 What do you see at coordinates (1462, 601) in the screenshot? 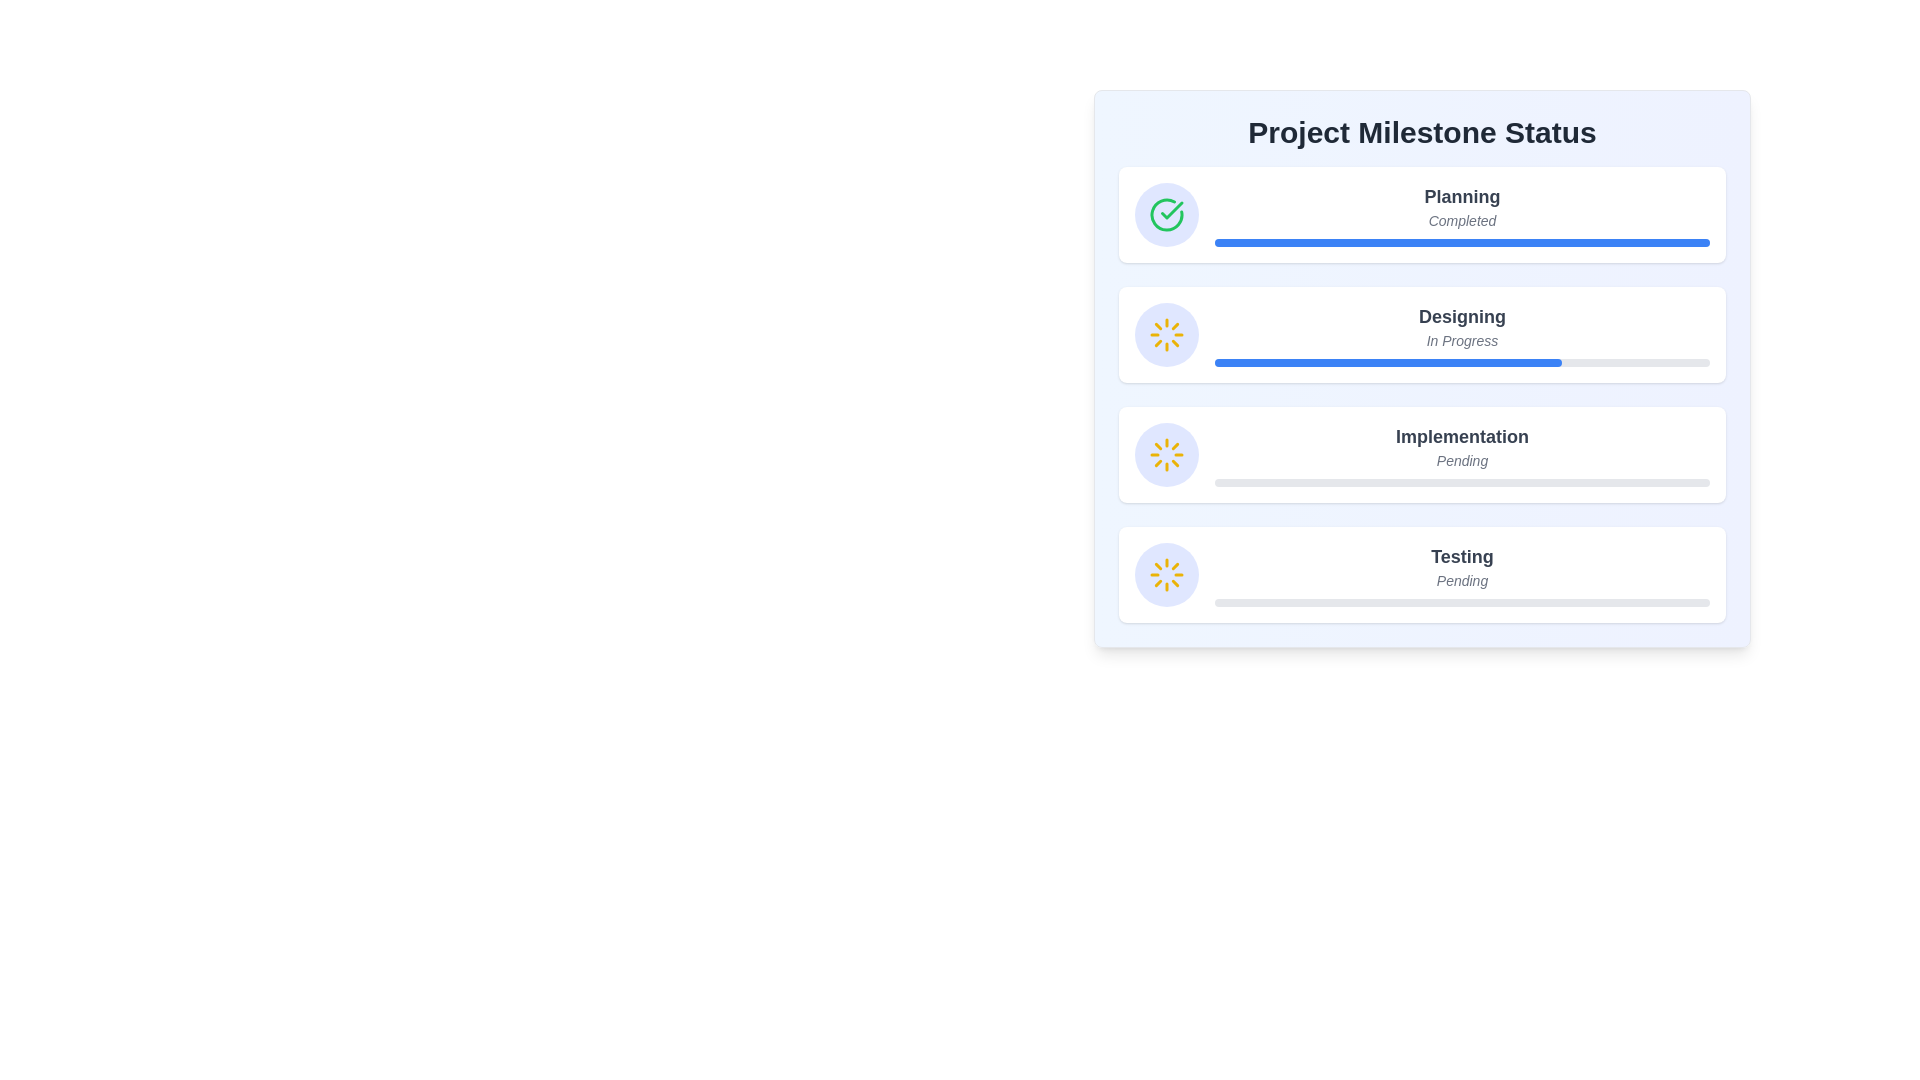
I see `the progress bar indicating the progress of the 'Testing' stage in the milestone tracker, which is located below the text 'Testing' and 'Pending'` at bounding box center [1462, 601].